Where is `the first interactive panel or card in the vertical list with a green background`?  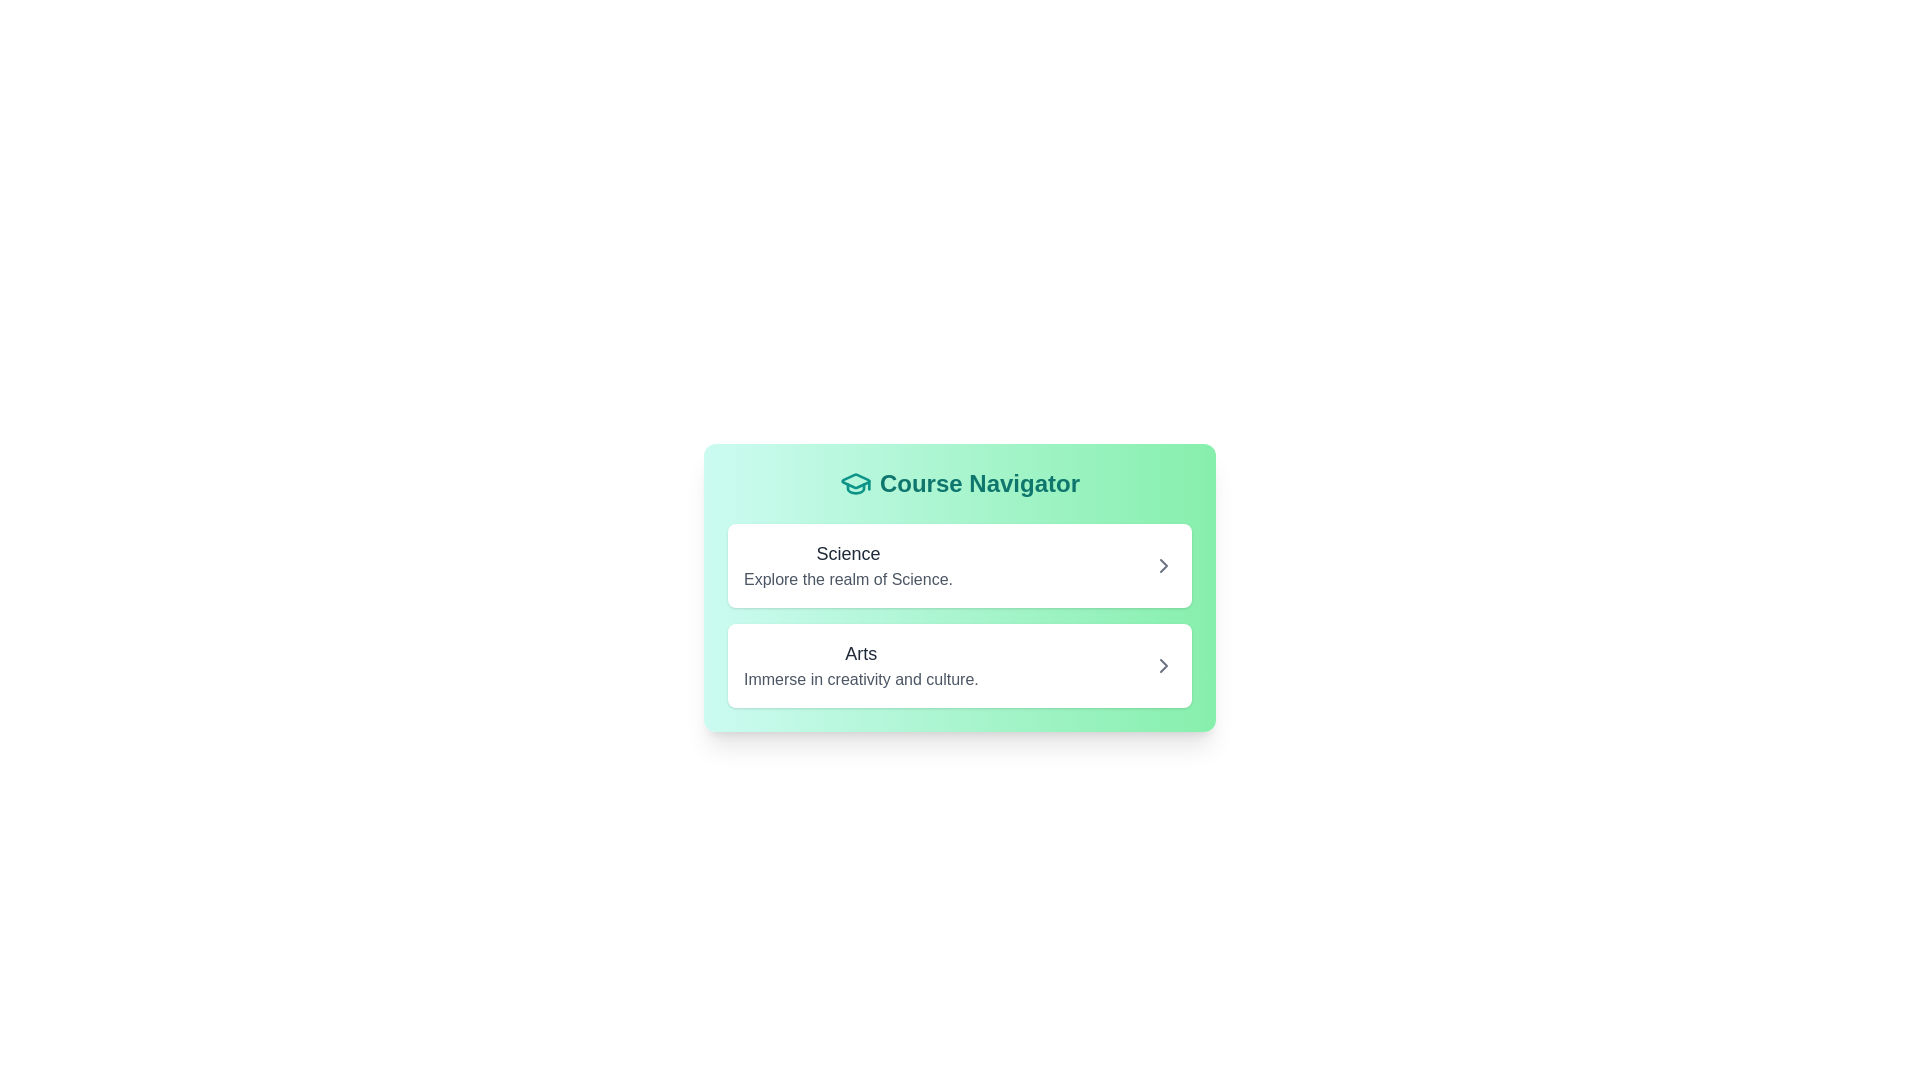
the first interactive panel or card in the vertical list with a green background is located at coordinates (960, 566).